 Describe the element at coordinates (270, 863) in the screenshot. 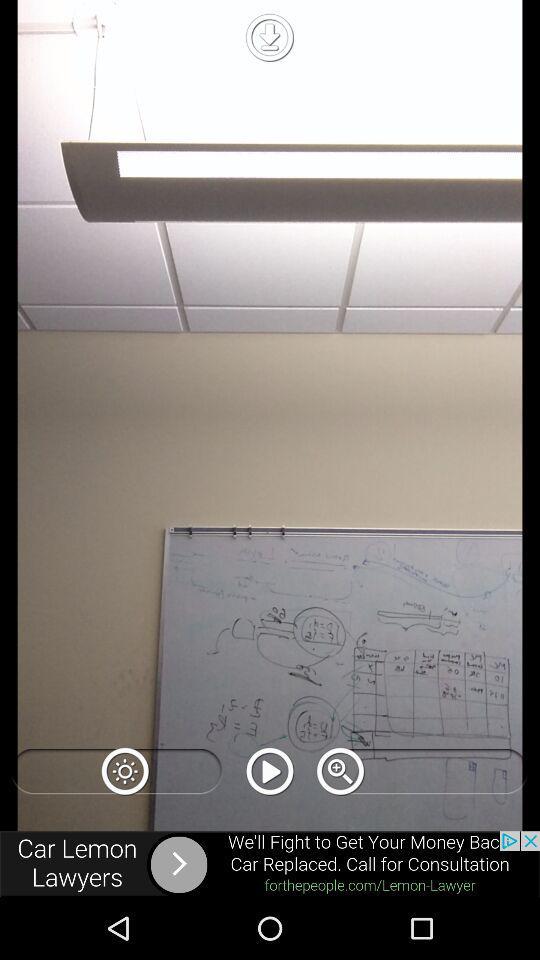

I see `open advertisement` at that location.